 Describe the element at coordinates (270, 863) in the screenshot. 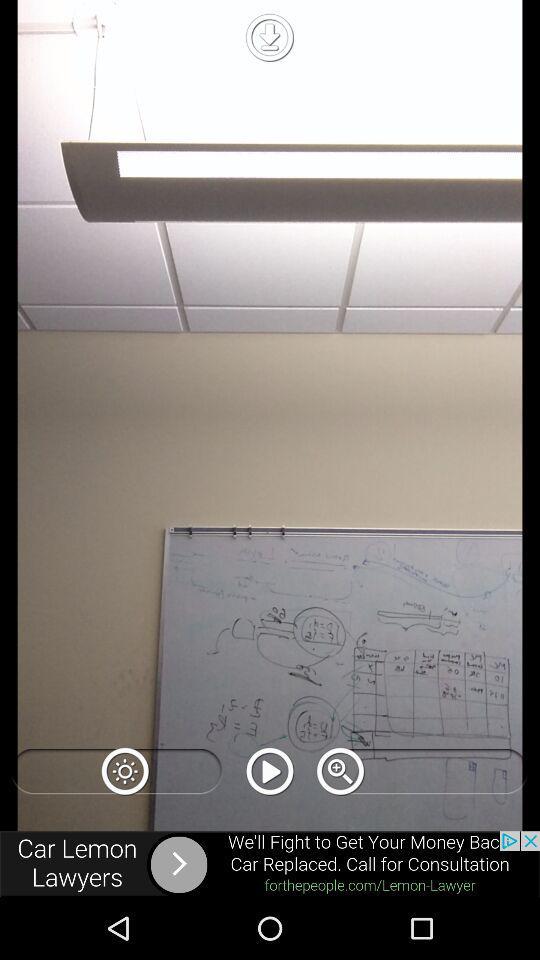

I see `open advertisement` at that location.